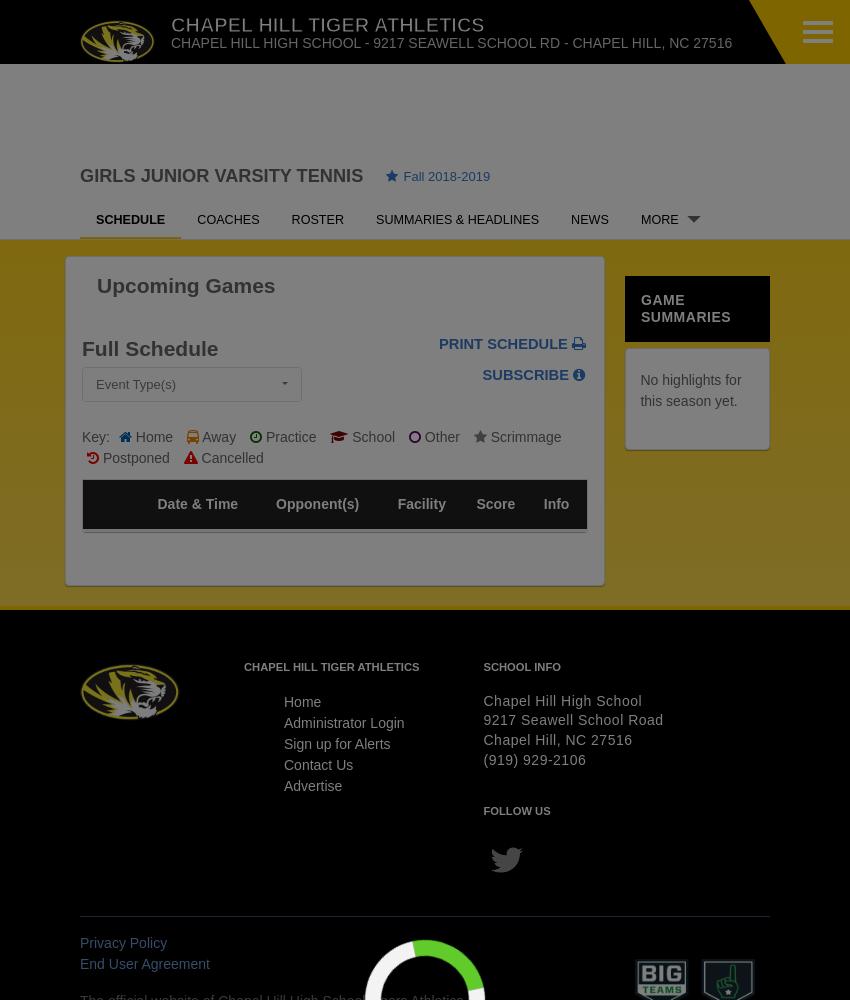 The height and width of the screenshot is (1000, 850). What do you see at coordinates (689, 389) in the screenshot?
I see `'No highlights for this season yet.'` at bounding box center [689, 389].